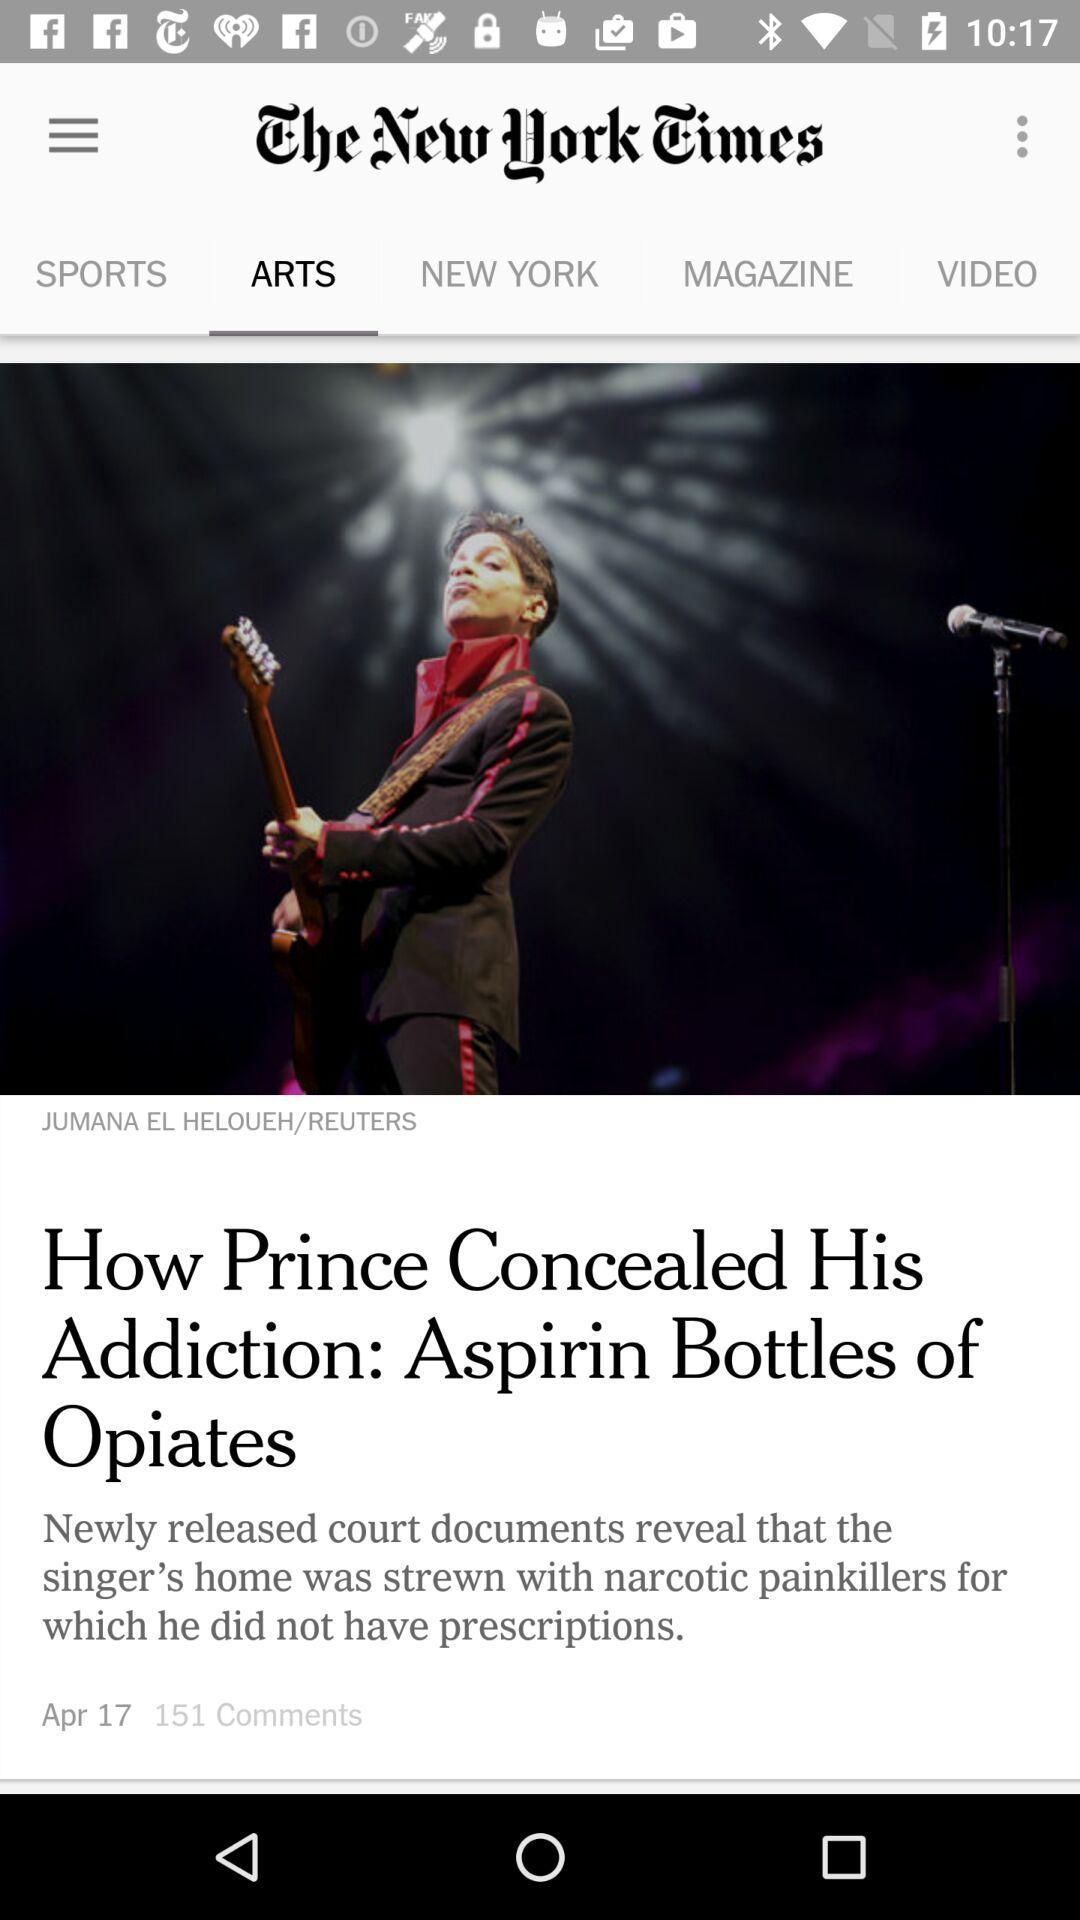 This screenshot has height=1920, width=1080. What do you see at coordinates (508, 272) in the screenshot?
I see `the item next to arts item` at bounding box center [508, 272].